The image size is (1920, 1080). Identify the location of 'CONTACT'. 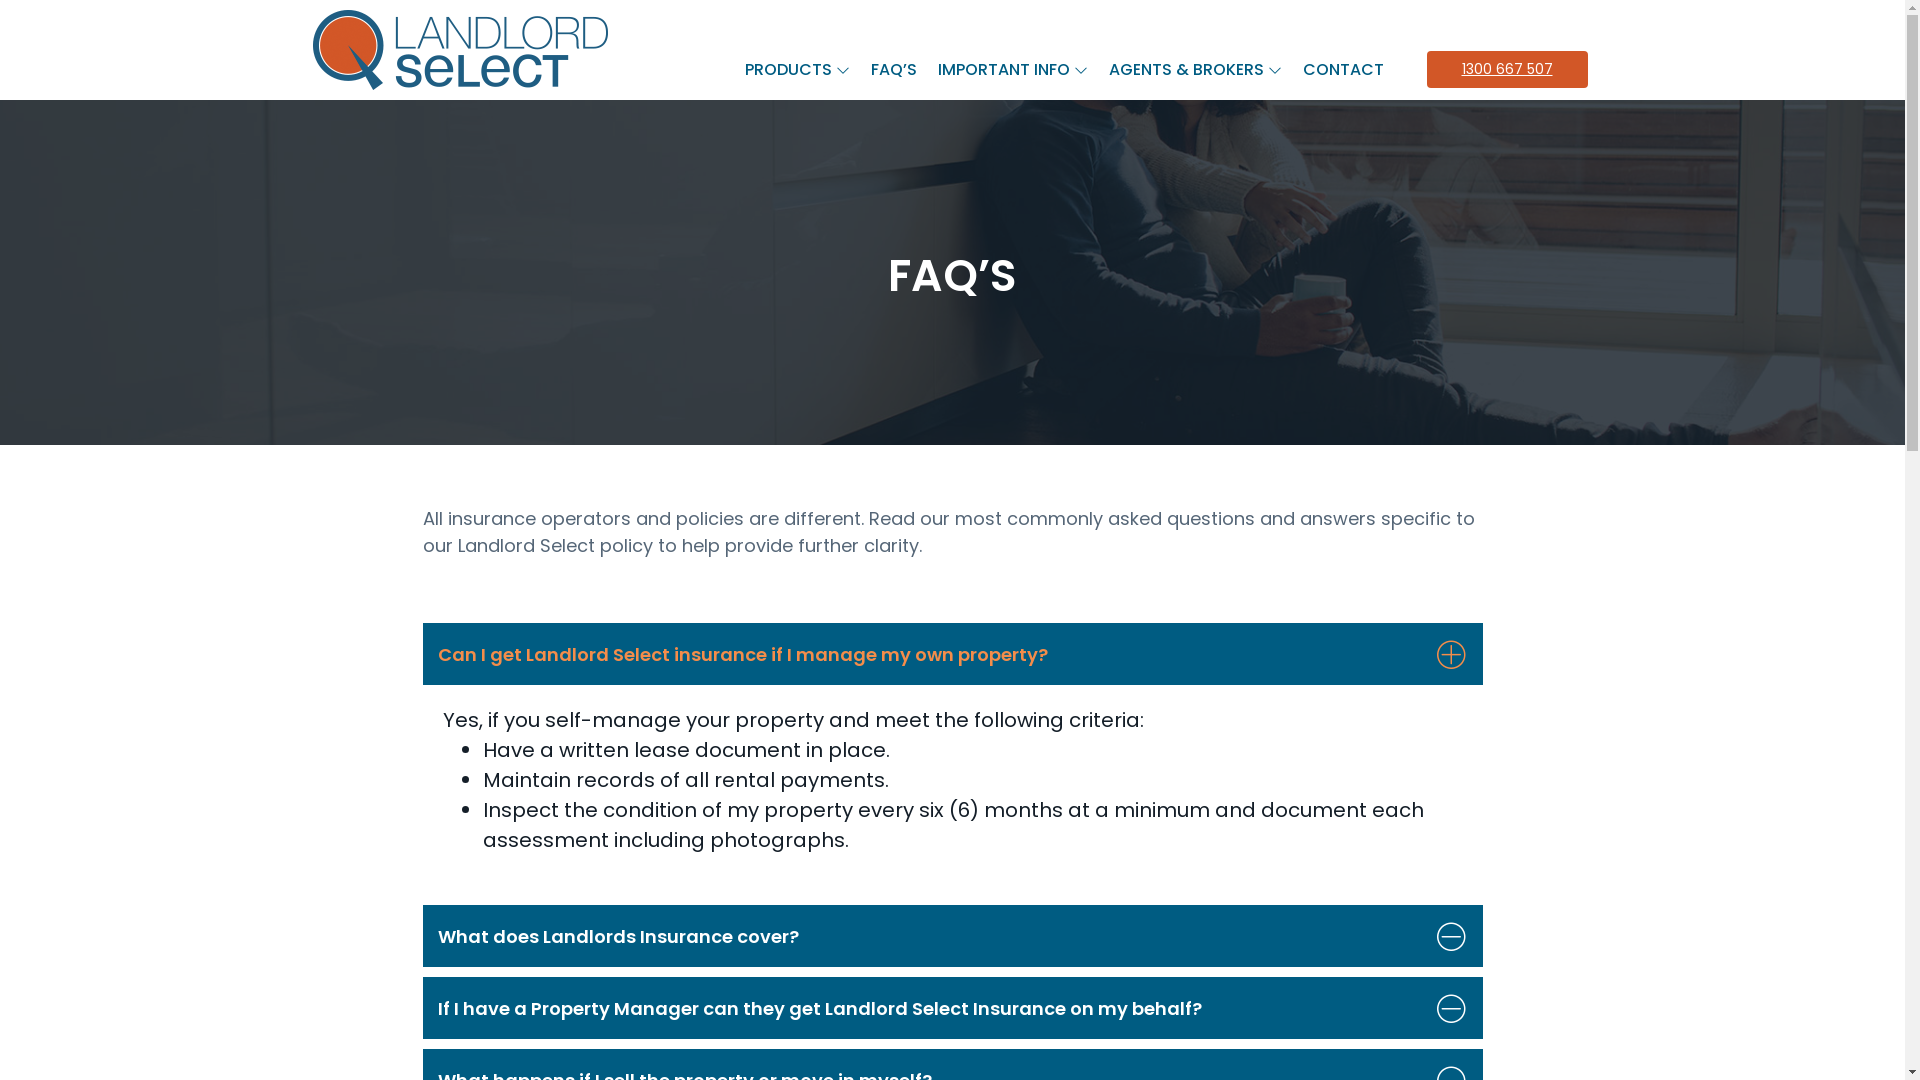
(1294, 68).